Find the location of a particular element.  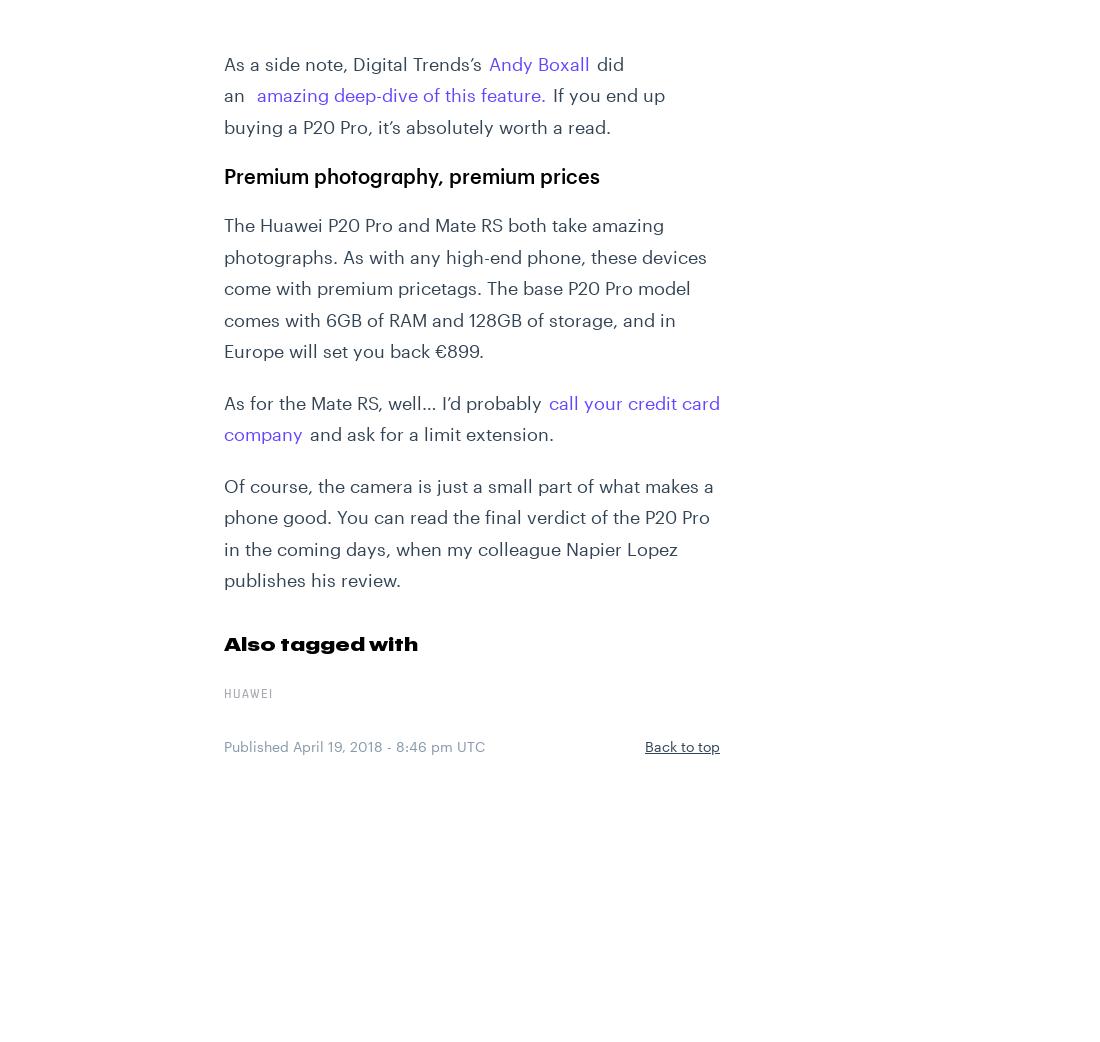

'Of course, the camera is just a small part of what makes a phone good. You can read the final verdict of the P20 Pro in the coming days, when my colleague Napier Lopez publishes his review.' is located at coordinates (468, 531).